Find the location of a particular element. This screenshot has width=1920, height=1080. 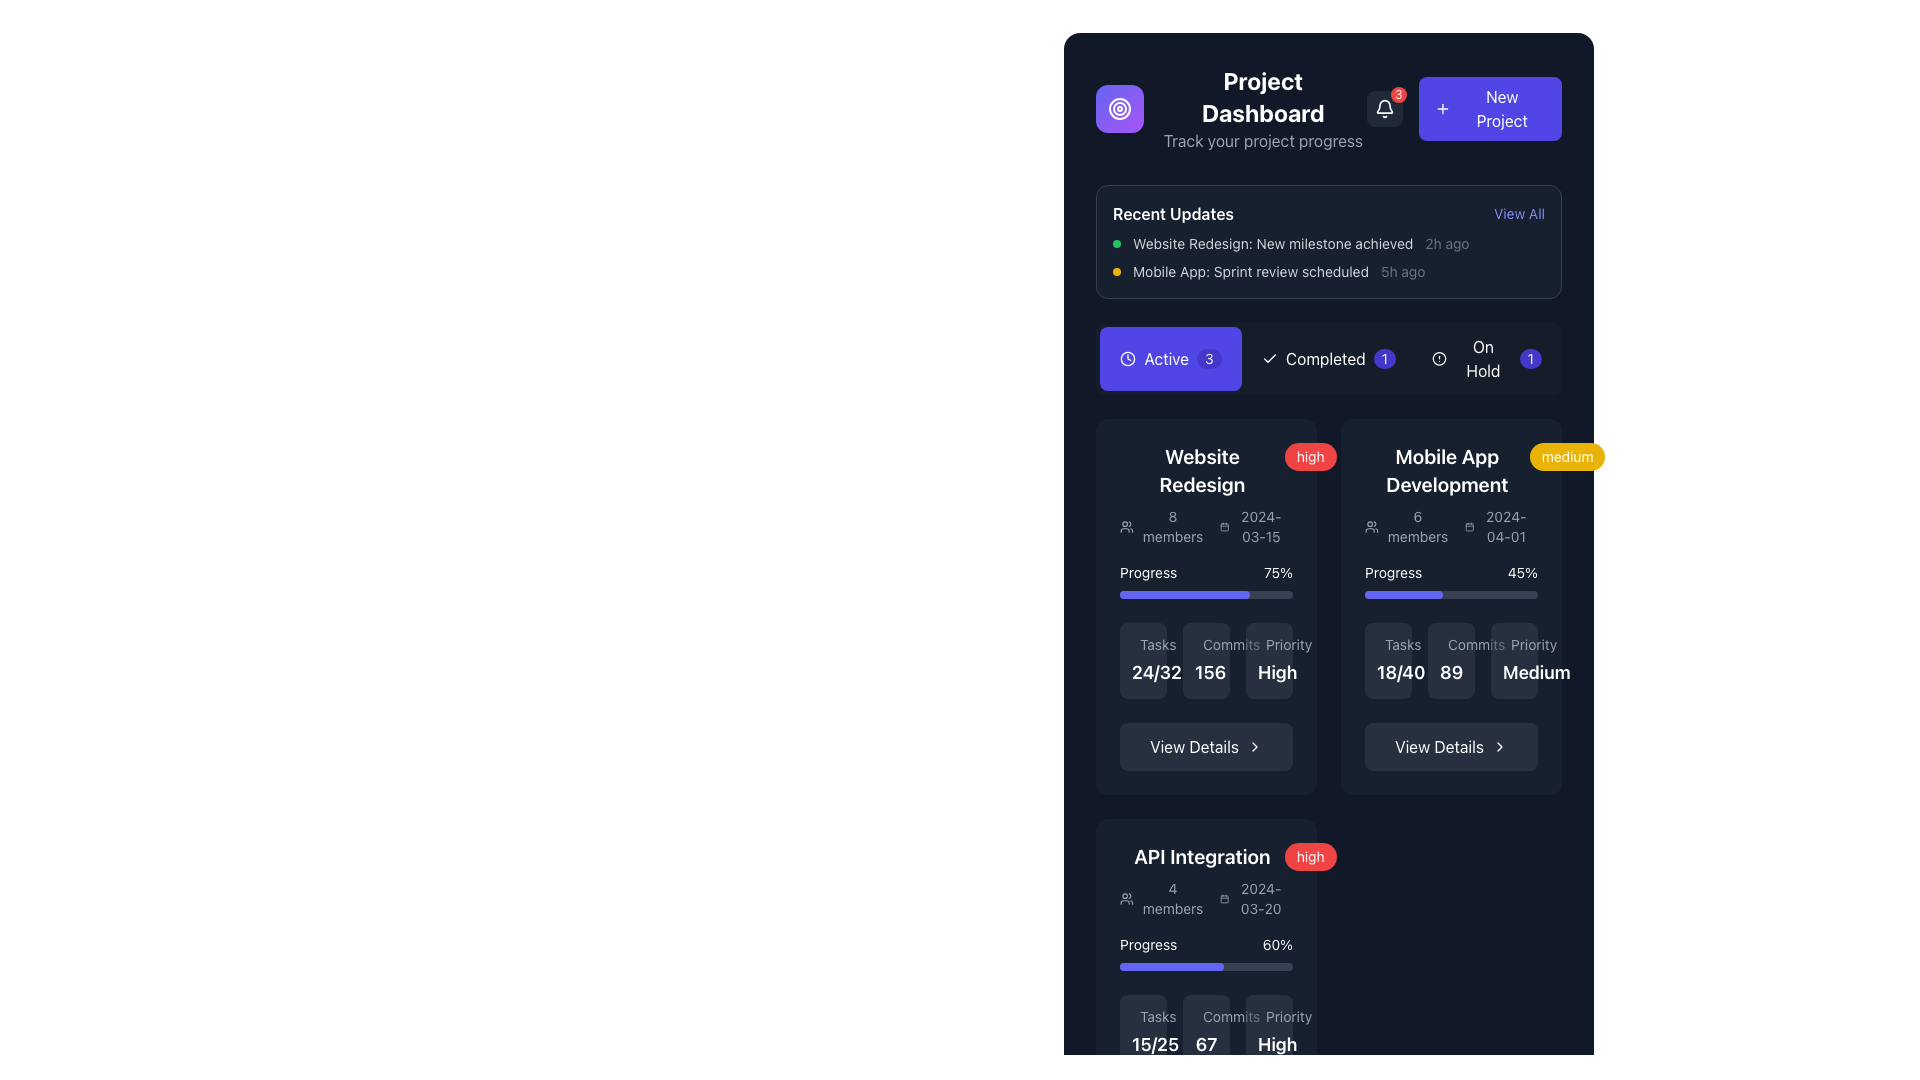

the icon located on the left side of the 'Project Dashboard' header section, positioned before the title text is located at coordinates (1118, 108).